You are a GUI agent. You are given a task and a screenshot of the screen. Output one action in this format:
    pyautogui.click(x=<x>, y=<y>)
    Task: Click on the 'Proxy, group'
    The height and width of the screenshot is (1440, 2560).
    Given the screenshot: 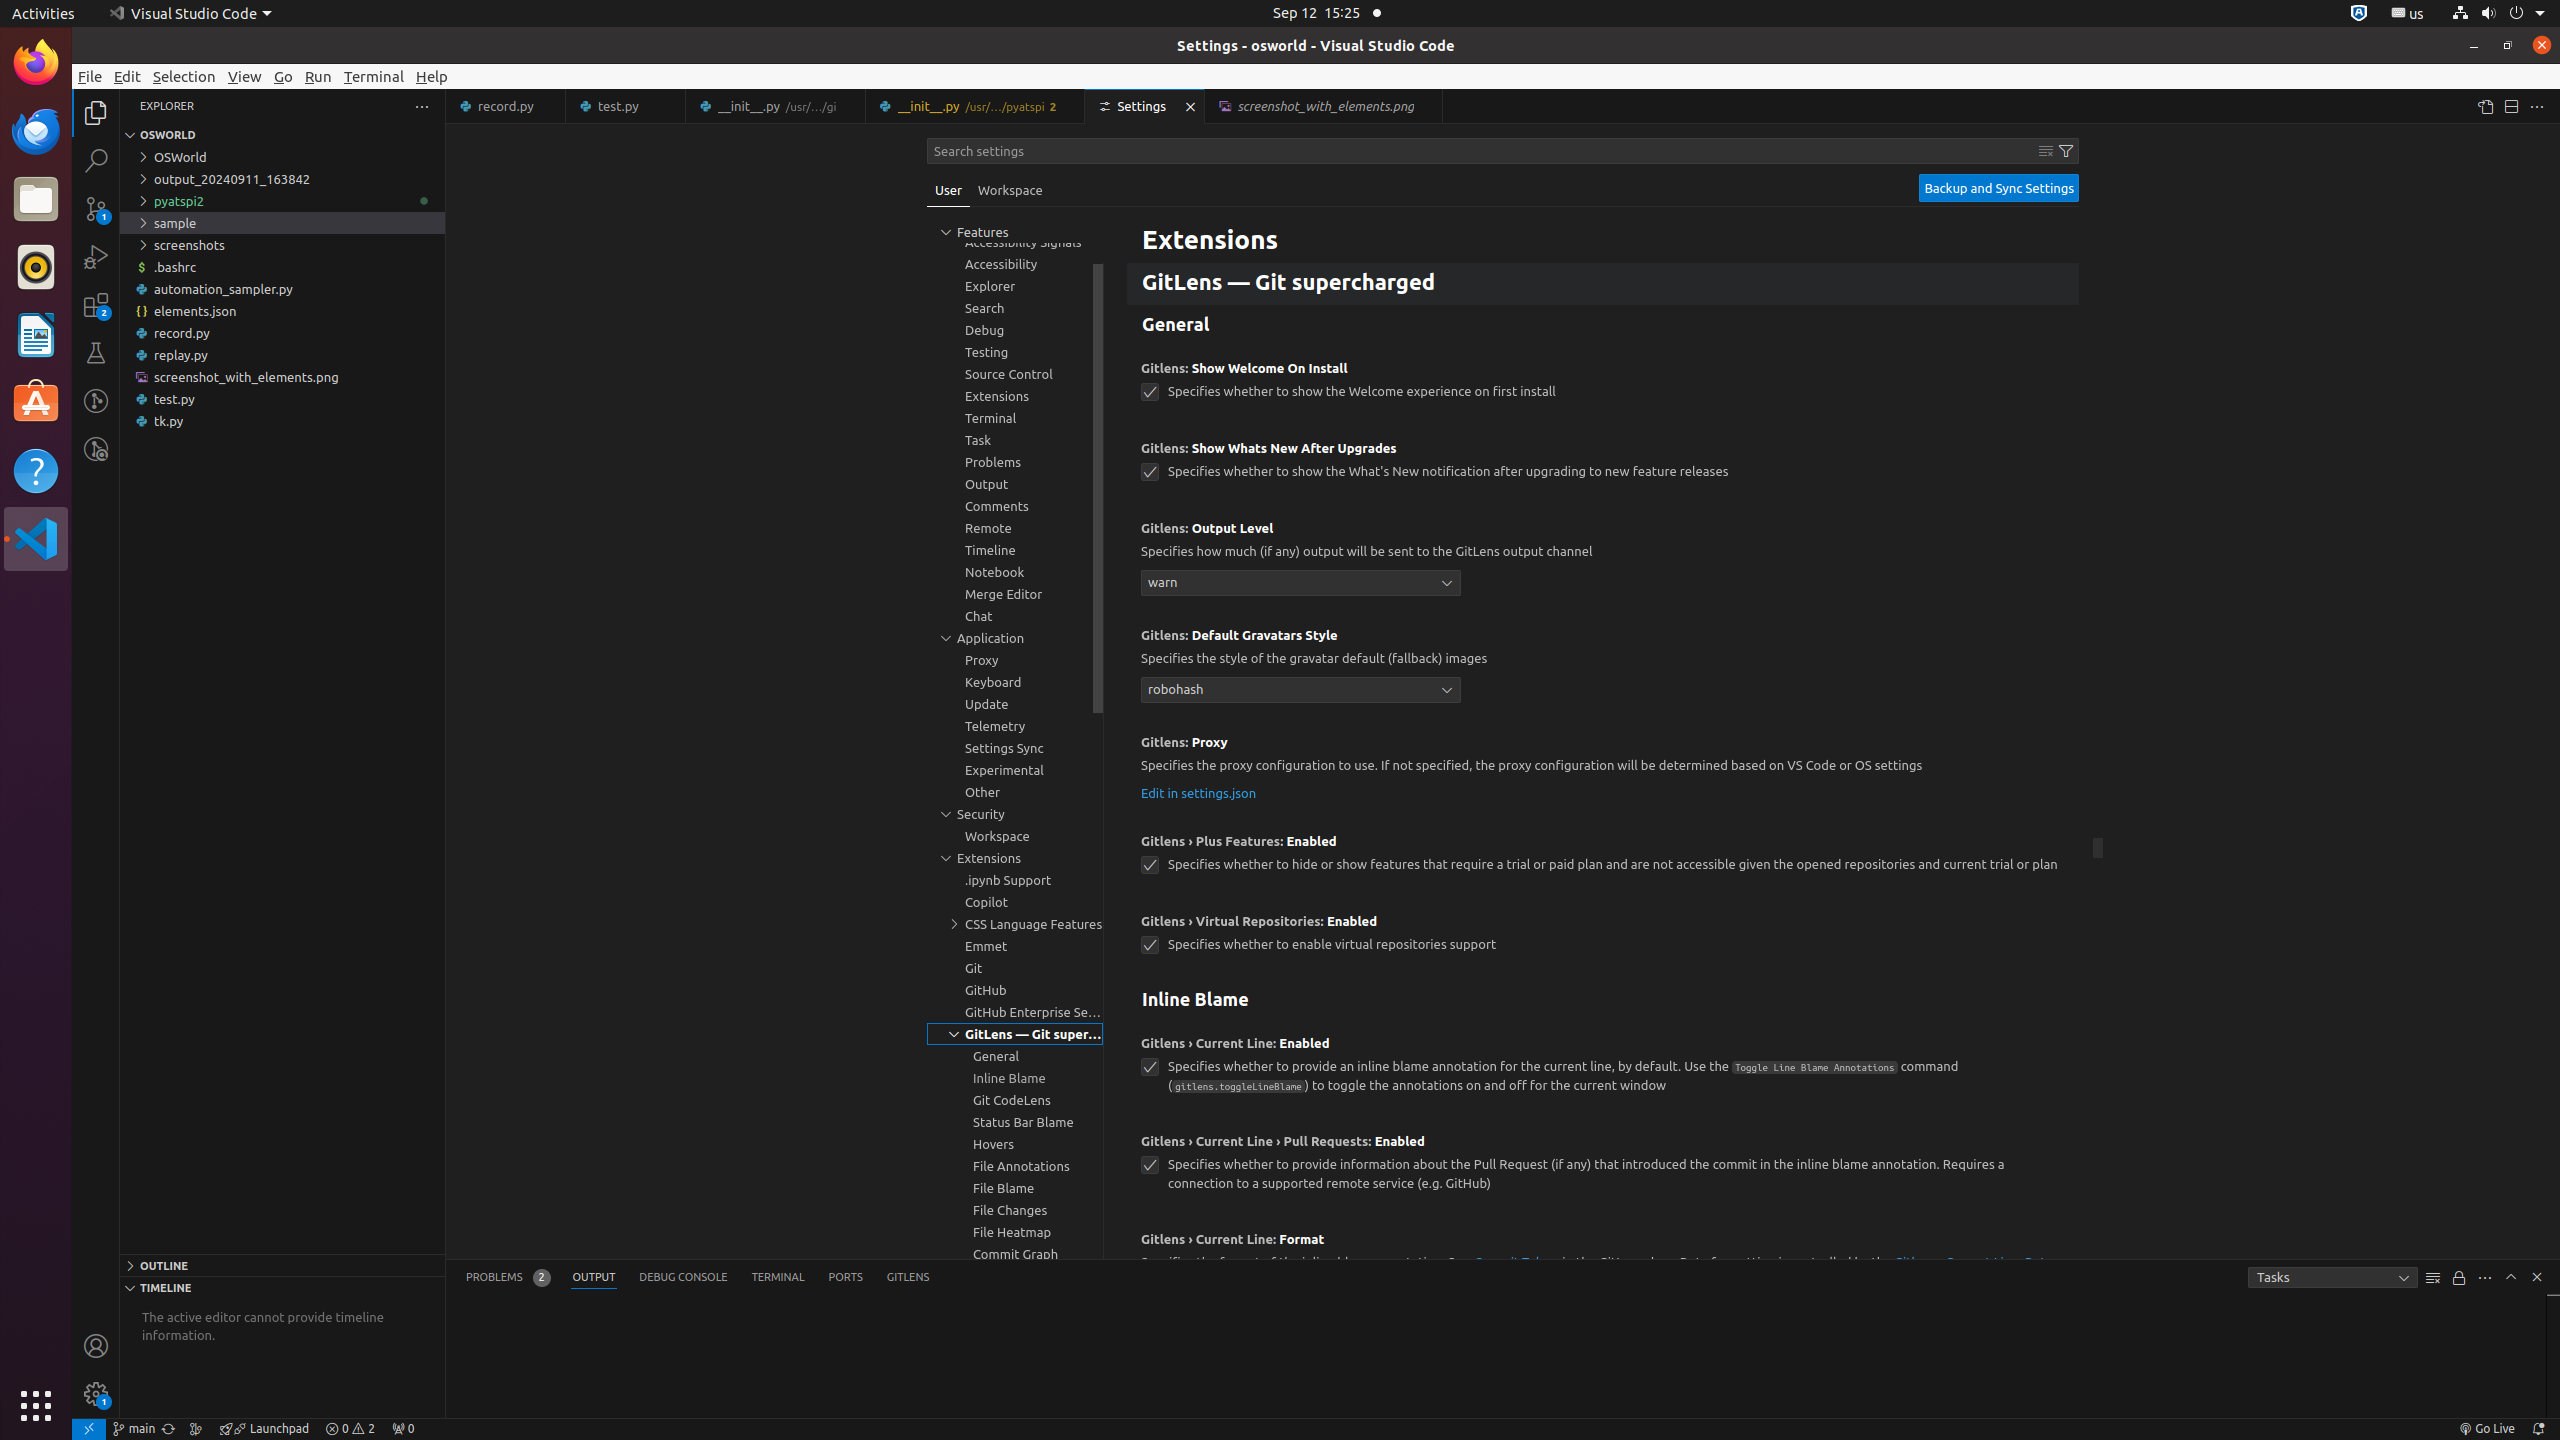 What is the action you would take?
    pyautogui.click(x=1015, y=658)
    